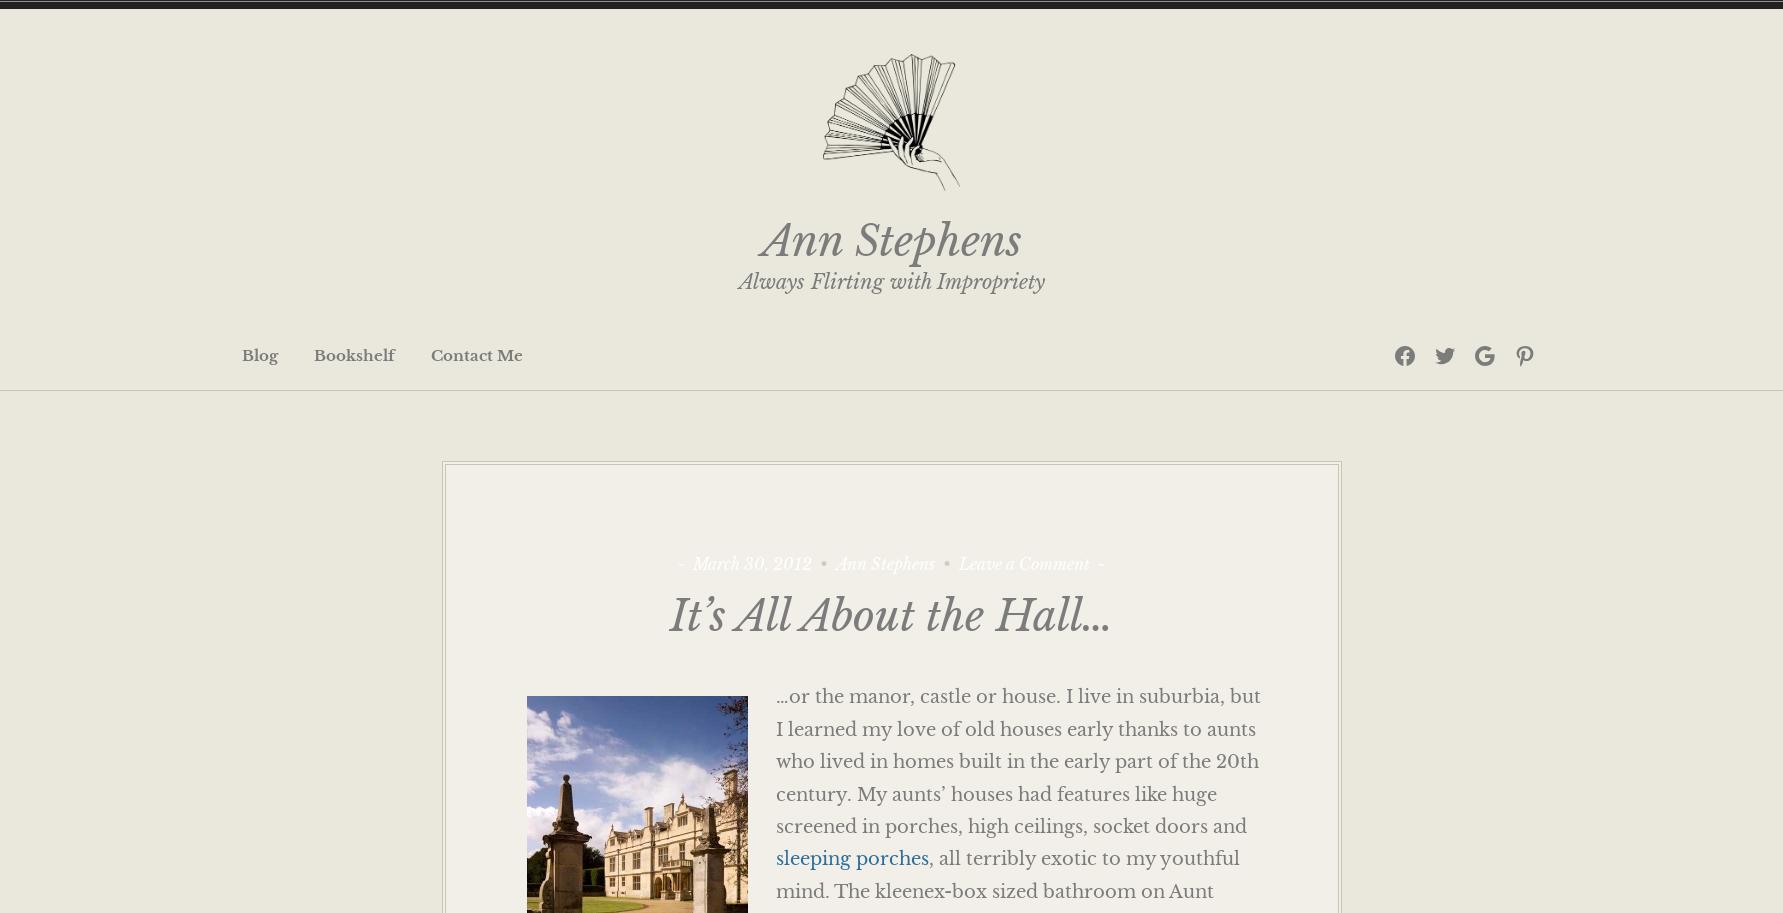 This screenshot has height=913, width=1783. Describe the element at coordinates (430, 355) in the screenshot. I see `'Contact Me'` at that location.